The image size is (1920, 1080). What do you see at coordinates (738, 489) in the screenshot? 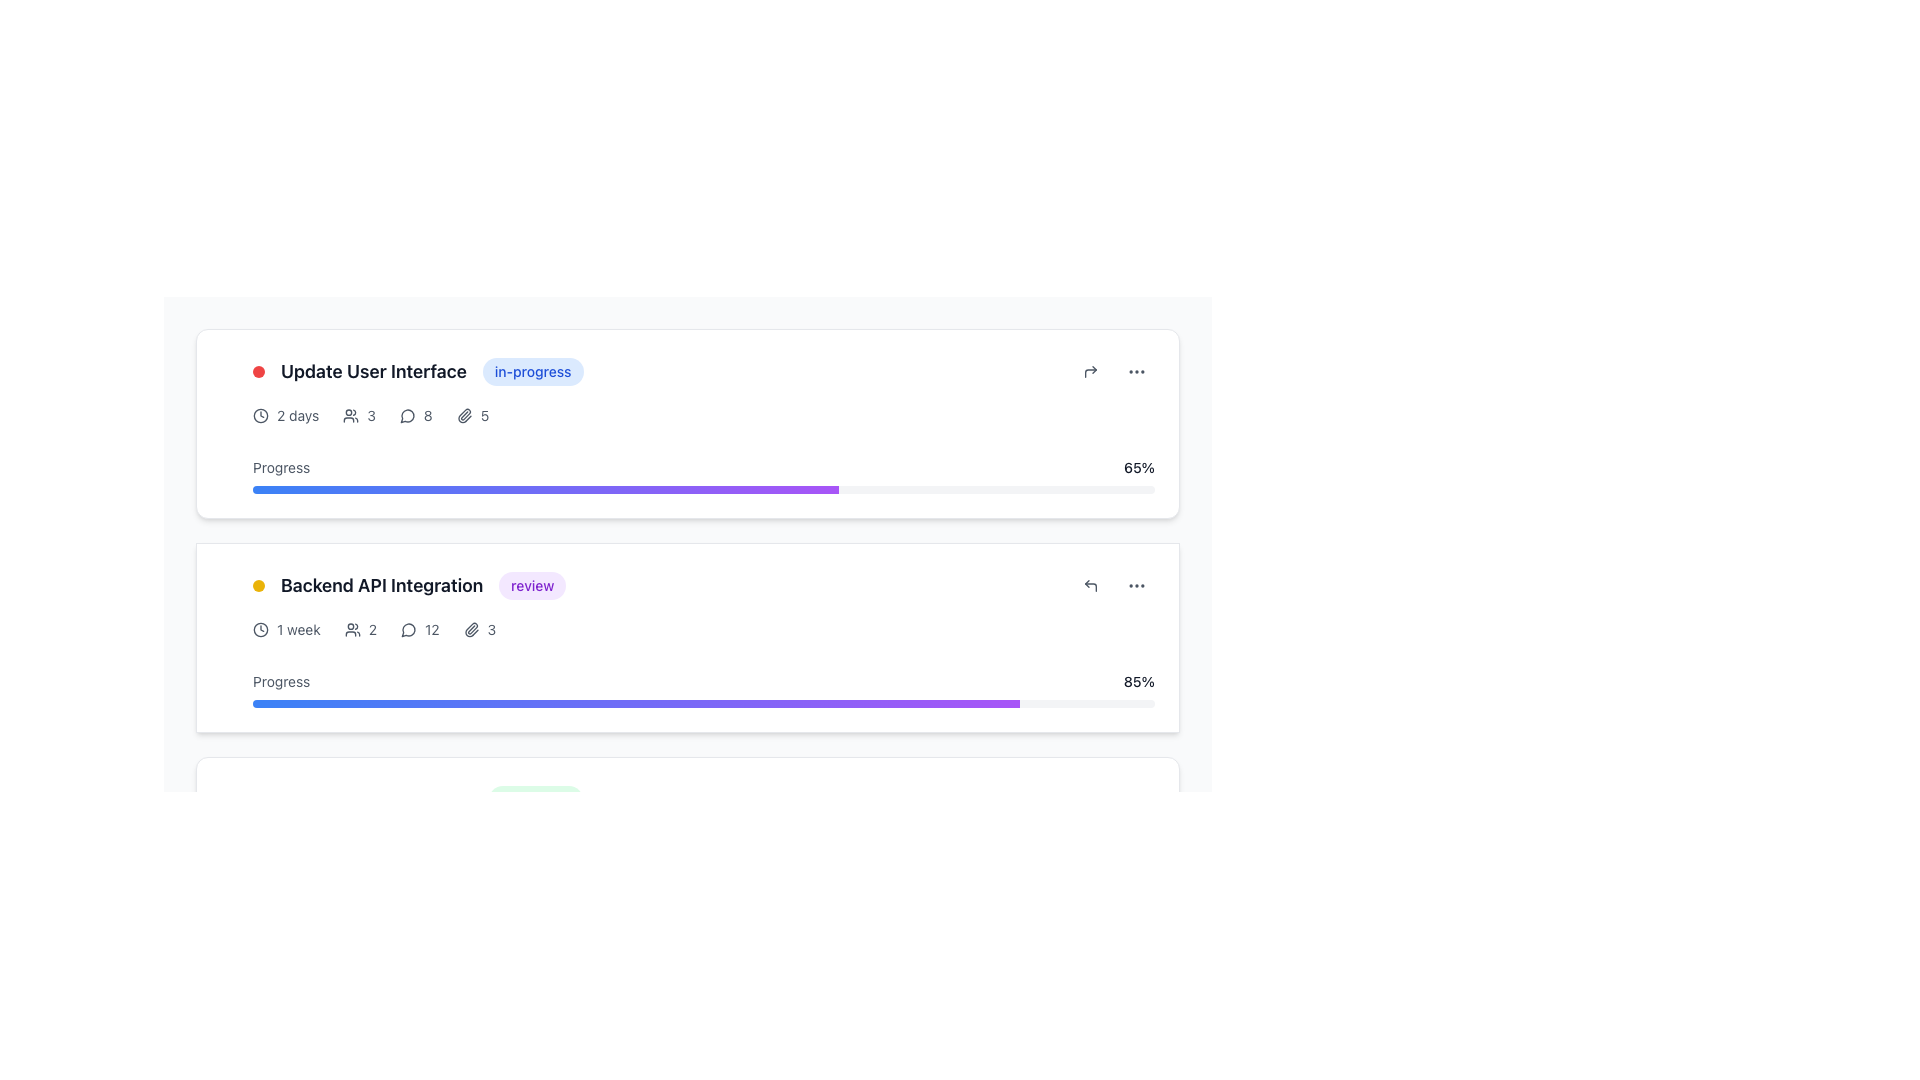
I see `progress` at bounding box center [738, 489].